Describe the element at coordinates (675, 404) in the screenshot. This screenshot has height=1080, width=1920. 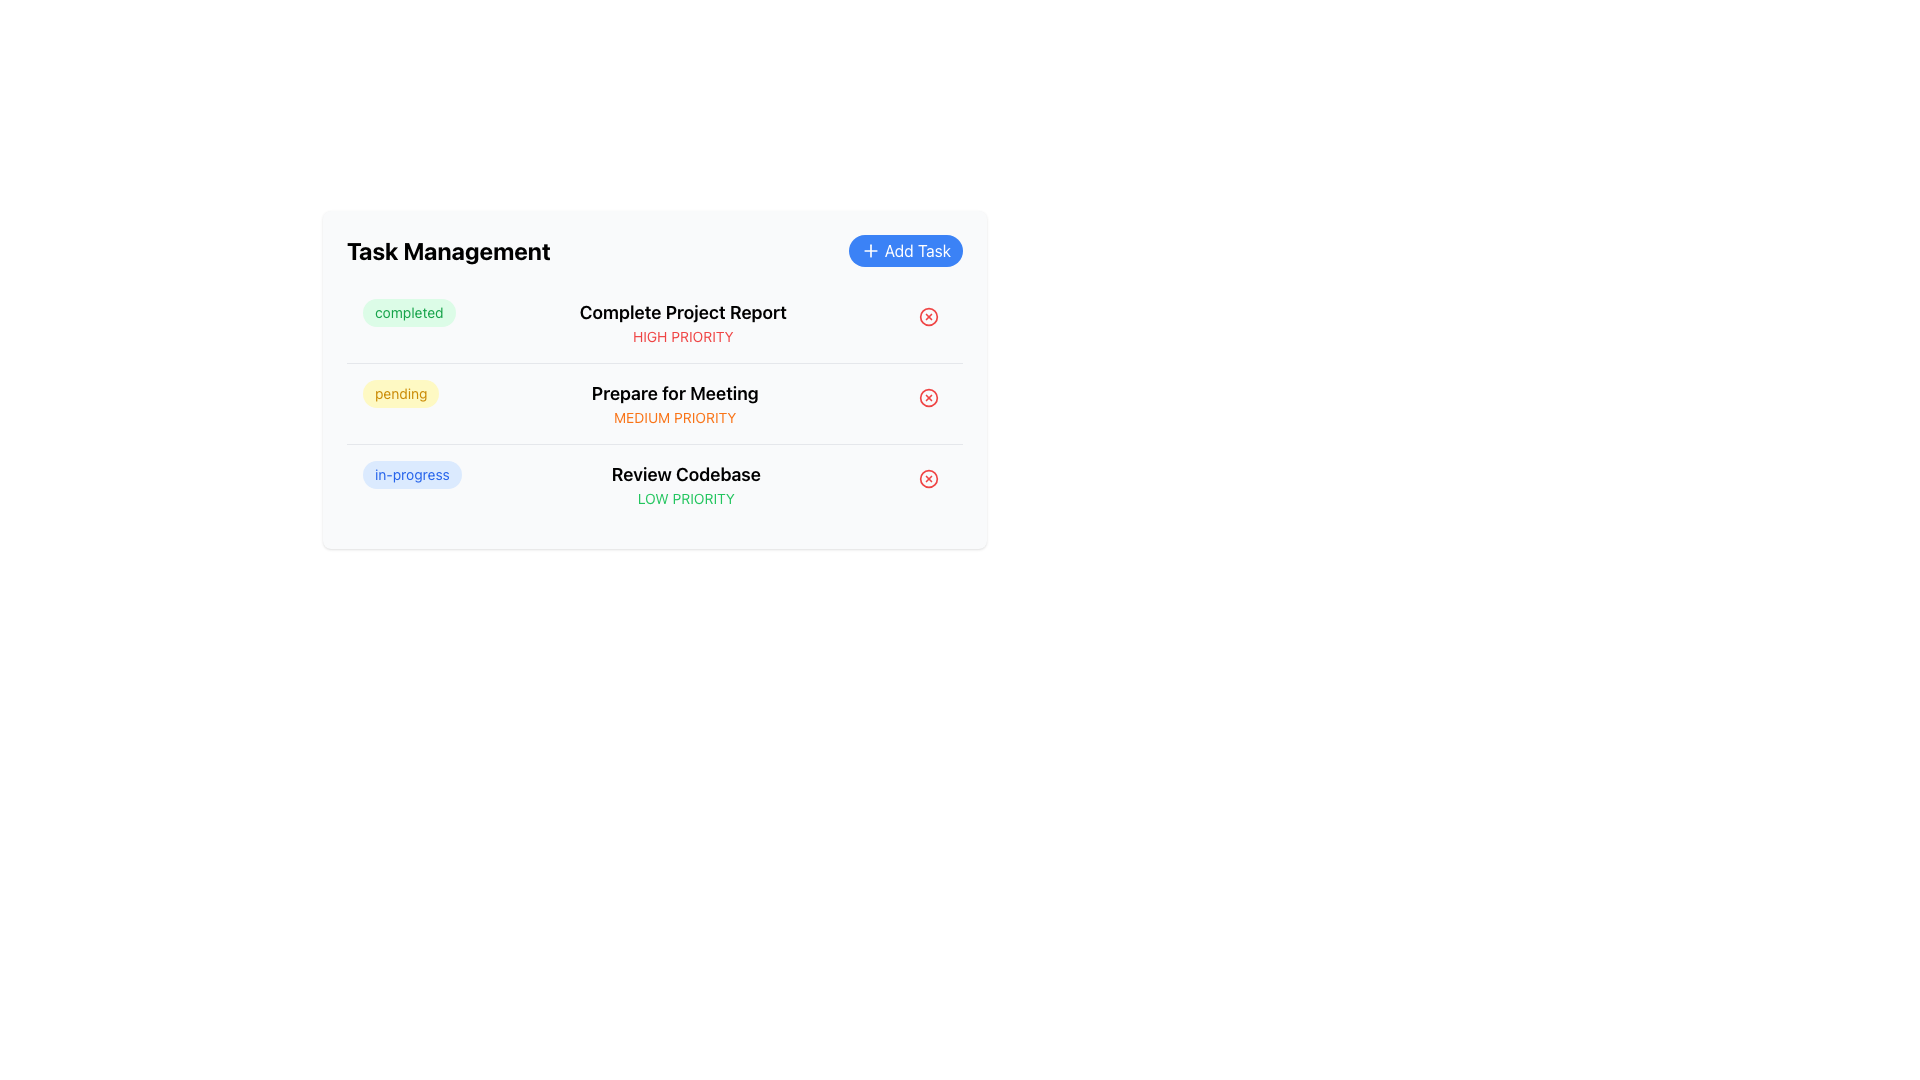
I see `text of the Text block that provides information about the task labeled 'Prepare for Meeting' with a priority level of 'Medium', located below the label 'pending' and above a red circular icon with an 'X'` at that location.